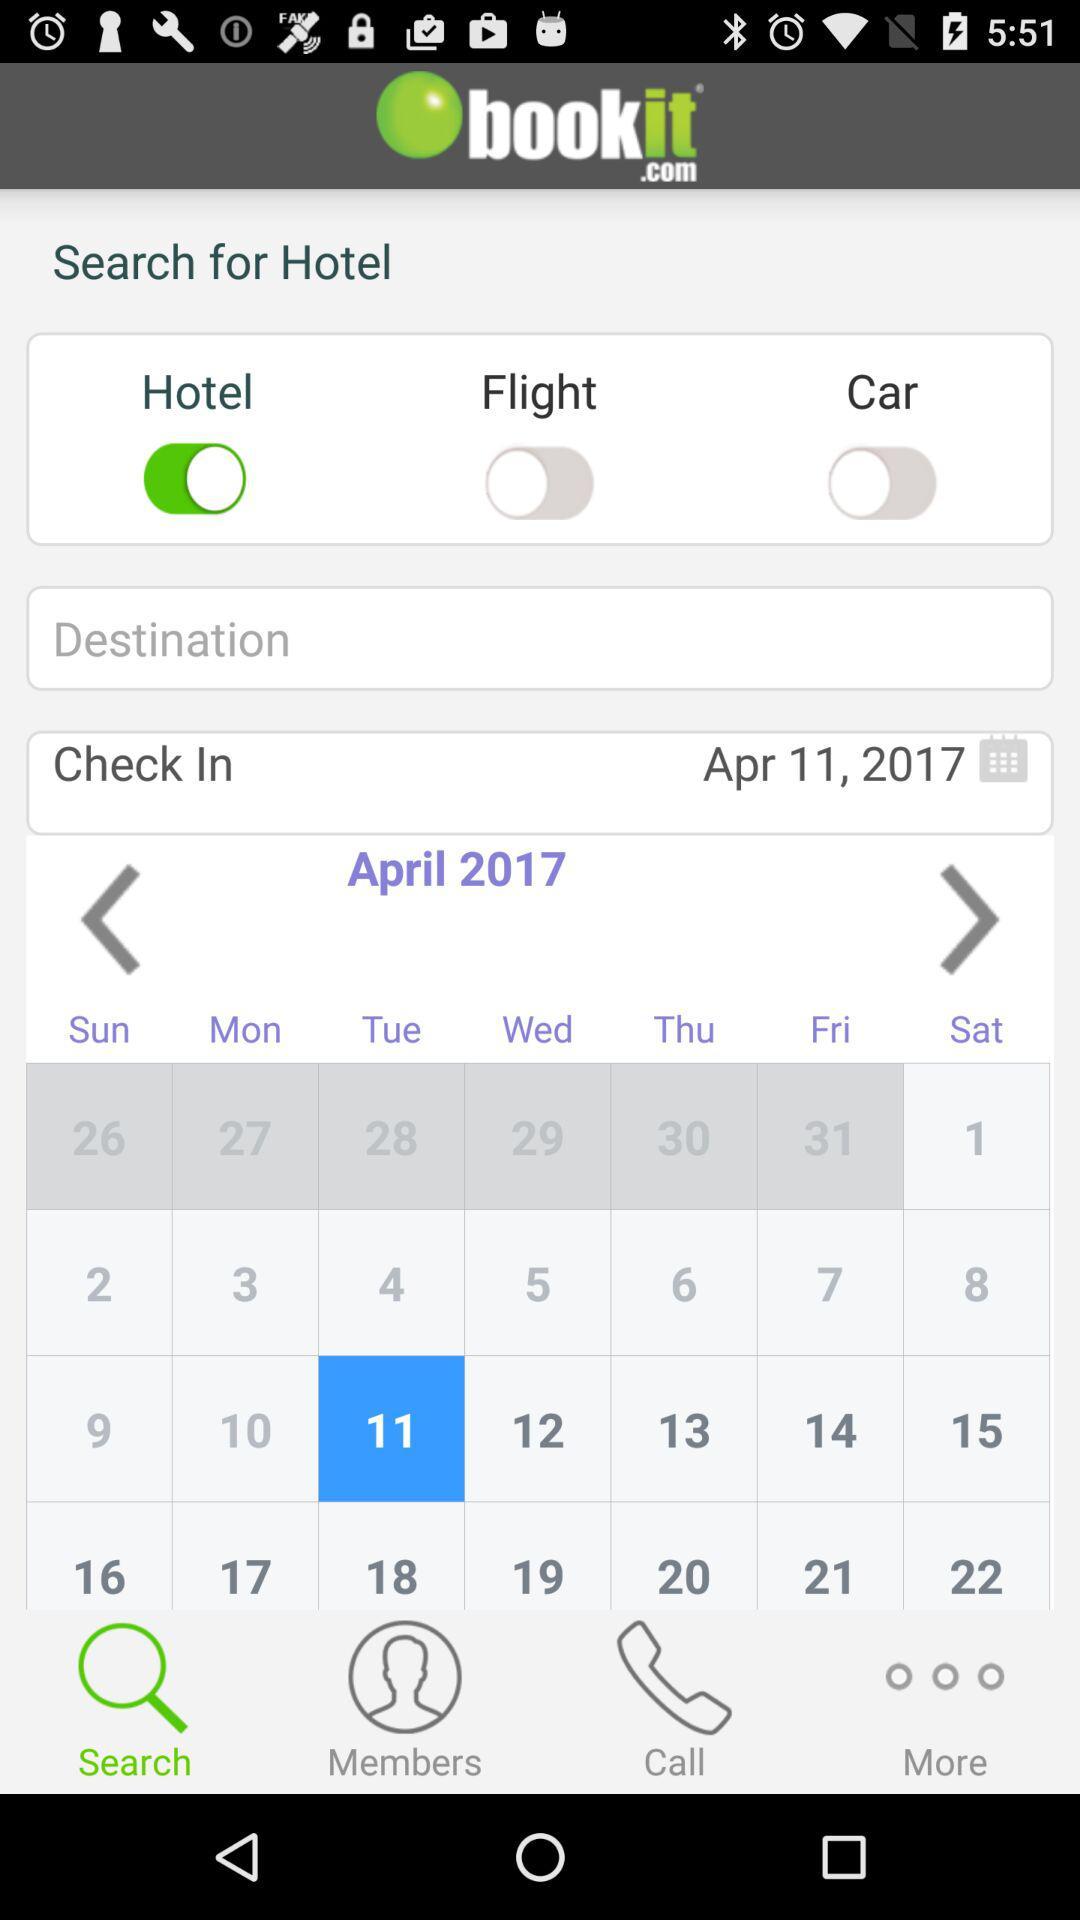 The width and height of the screenshot is (1080, 1920). What do you see at coordinates (830, 1136) in the screenshot?
I see `app next to sat icon` at bounding box center [830, 1136].